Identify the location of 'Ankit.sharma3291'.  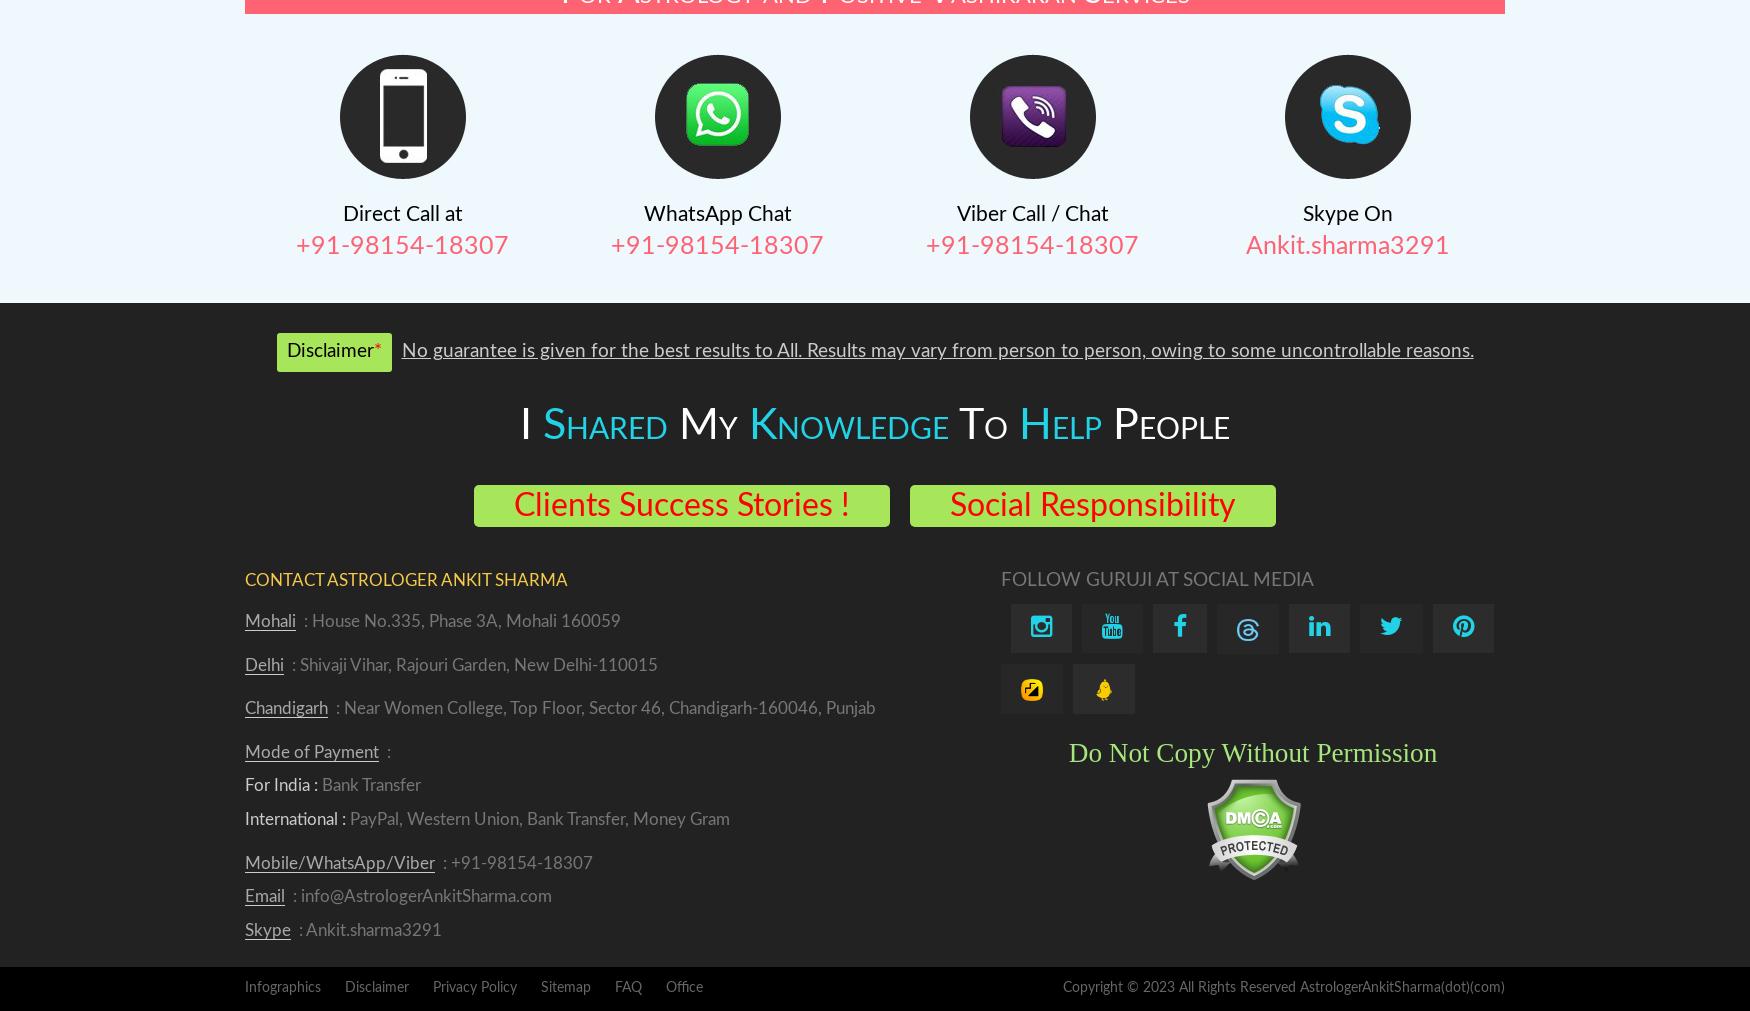
(1244, 246).